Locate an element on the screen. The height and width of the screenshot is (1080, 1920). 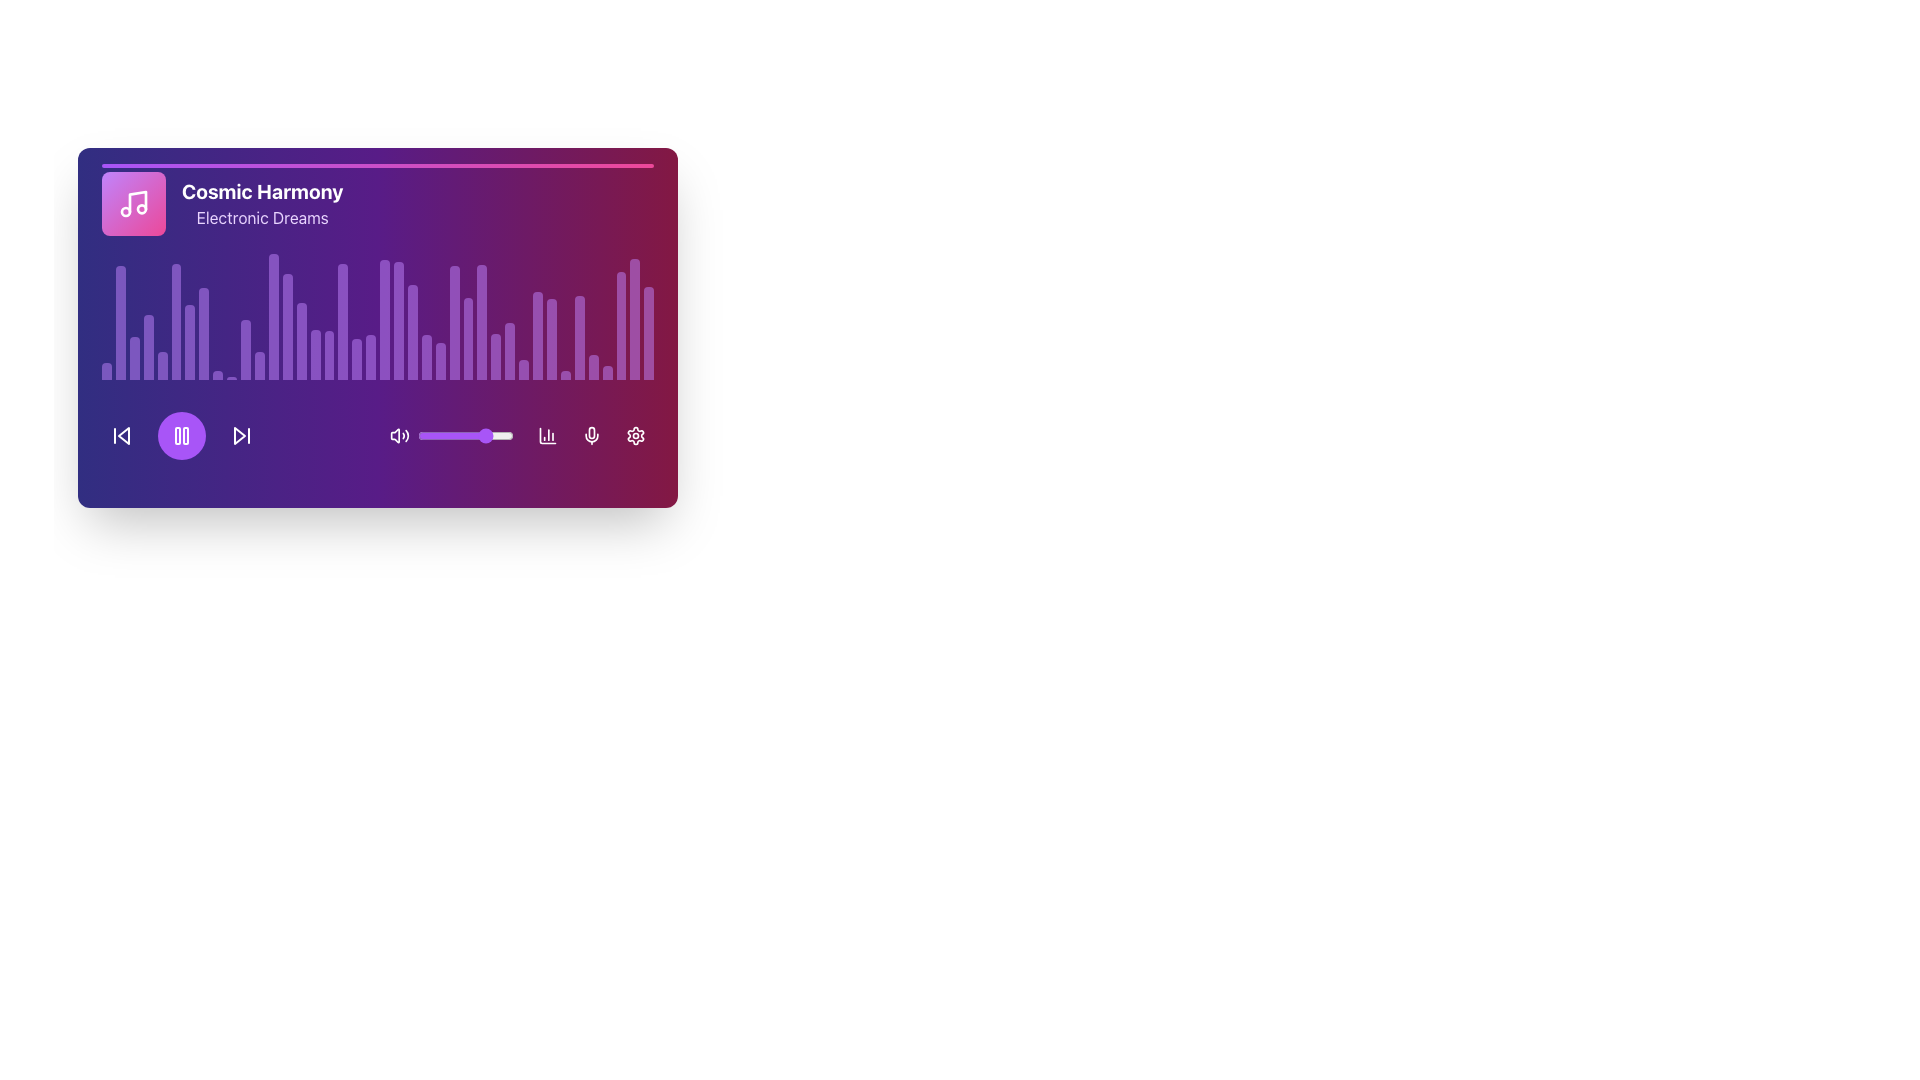
the triangular-shaped icon with a purple-to-red gradient background, located centrally within the control panel of the music player's interface, to skip to the next track is located at coordinates (240, 434).